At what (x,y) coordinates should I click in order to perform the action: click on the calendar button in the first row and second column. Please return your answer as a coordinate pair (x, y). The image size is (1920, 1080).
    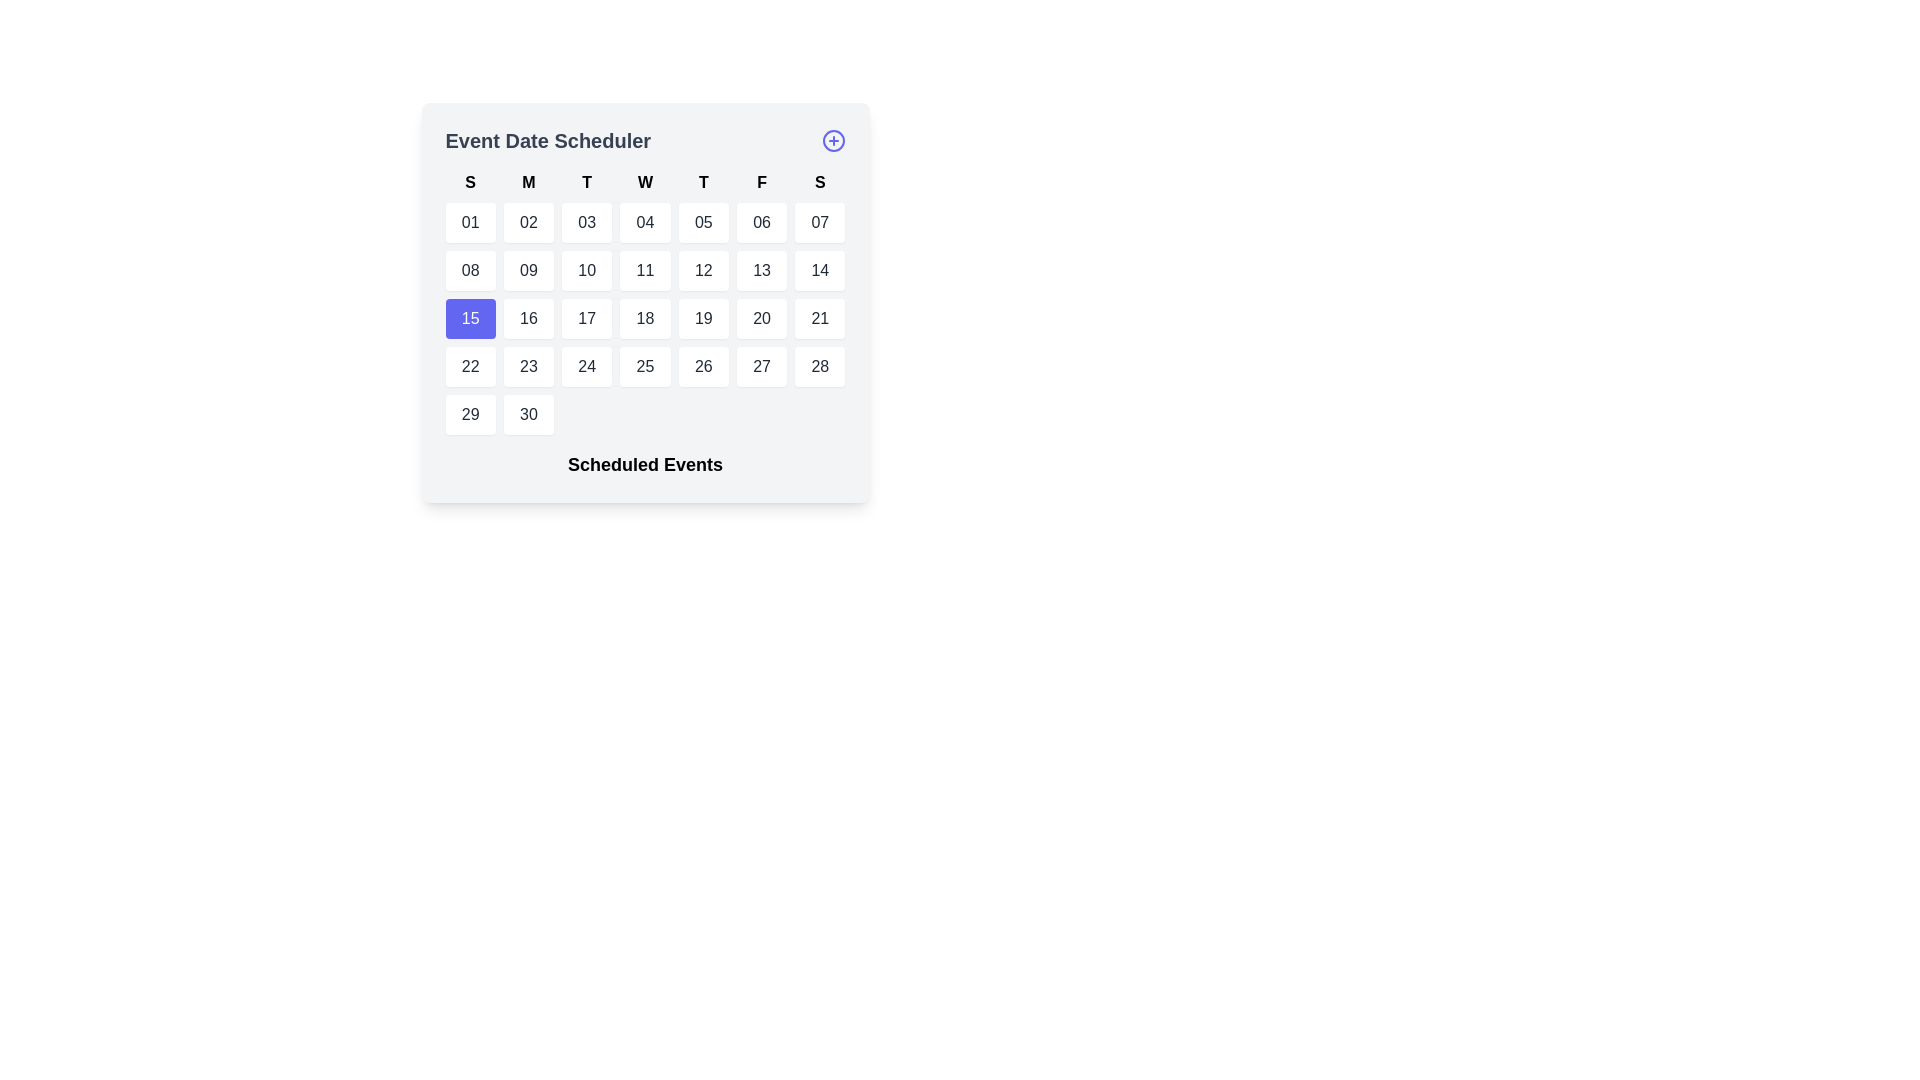
    Looking at the image, I should click on (528, 223).